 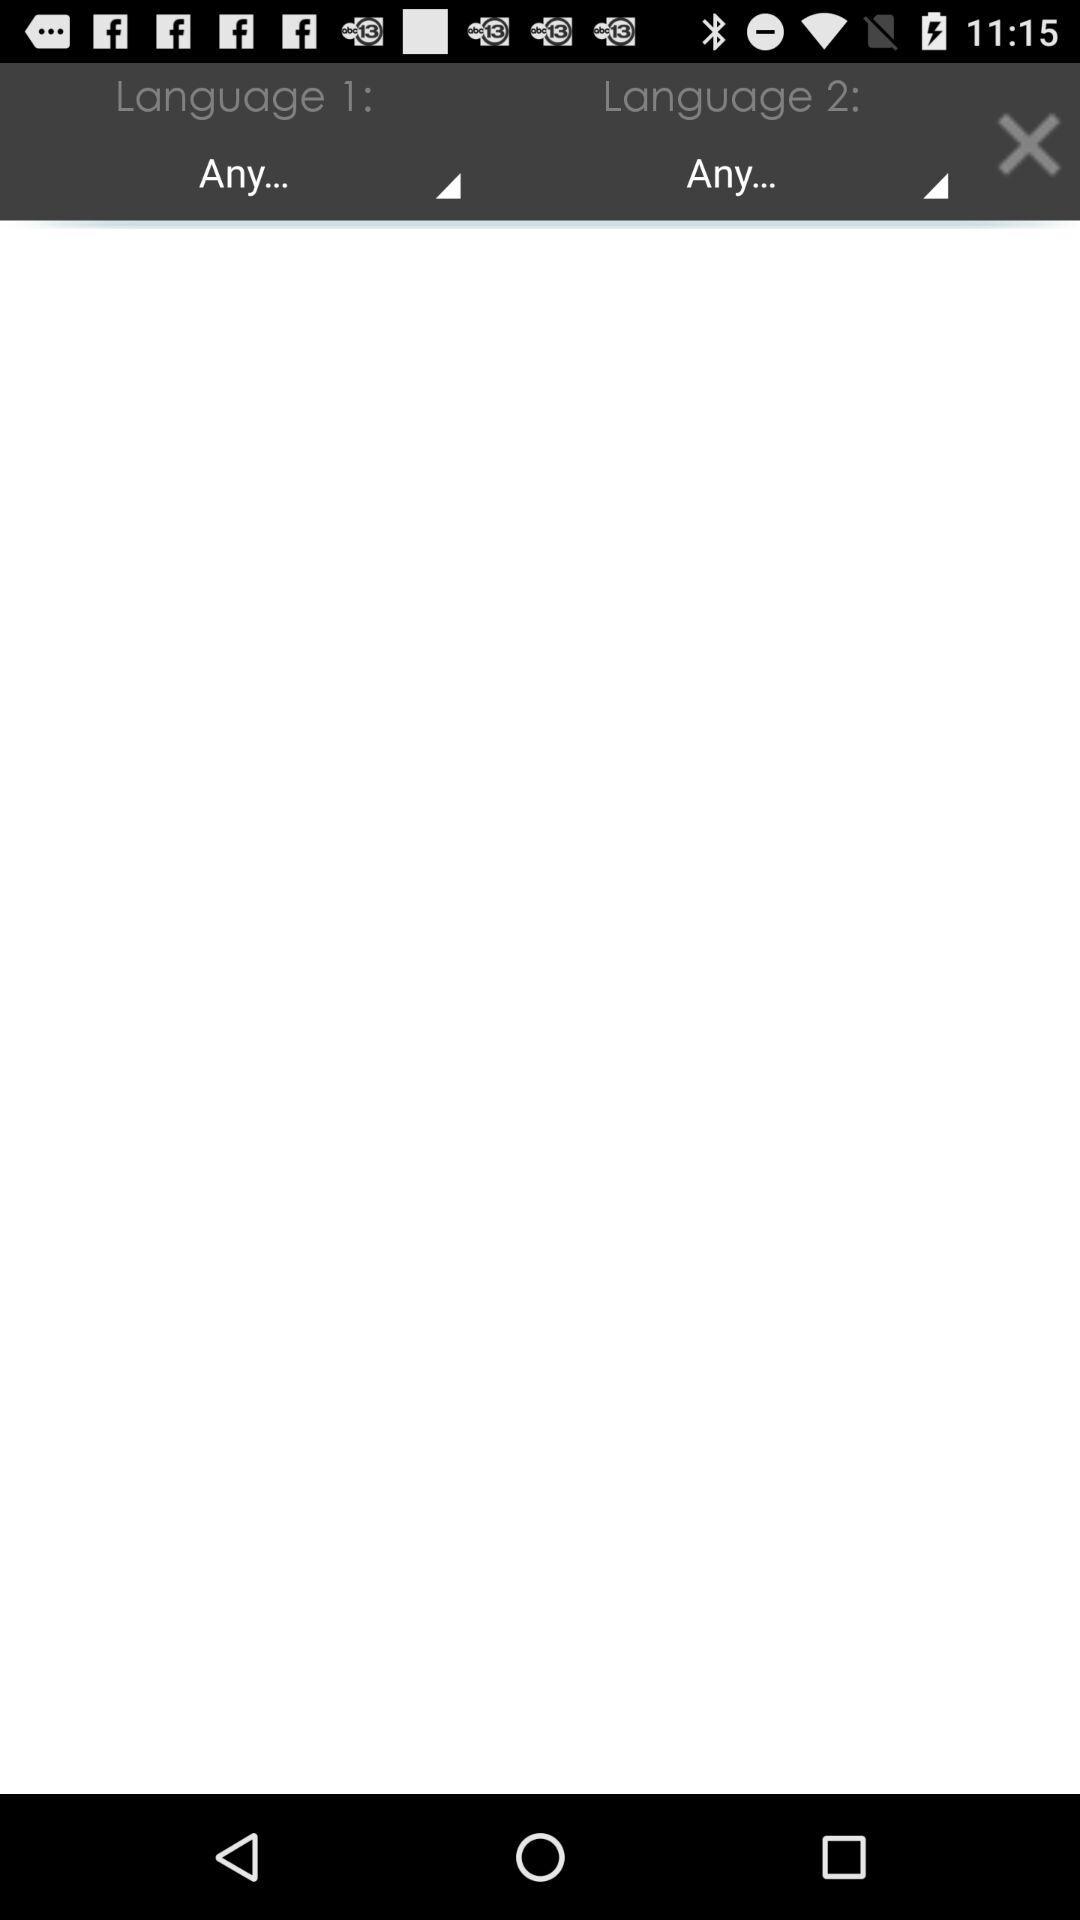 I want to click on translator, so click(x=1027, y=140).